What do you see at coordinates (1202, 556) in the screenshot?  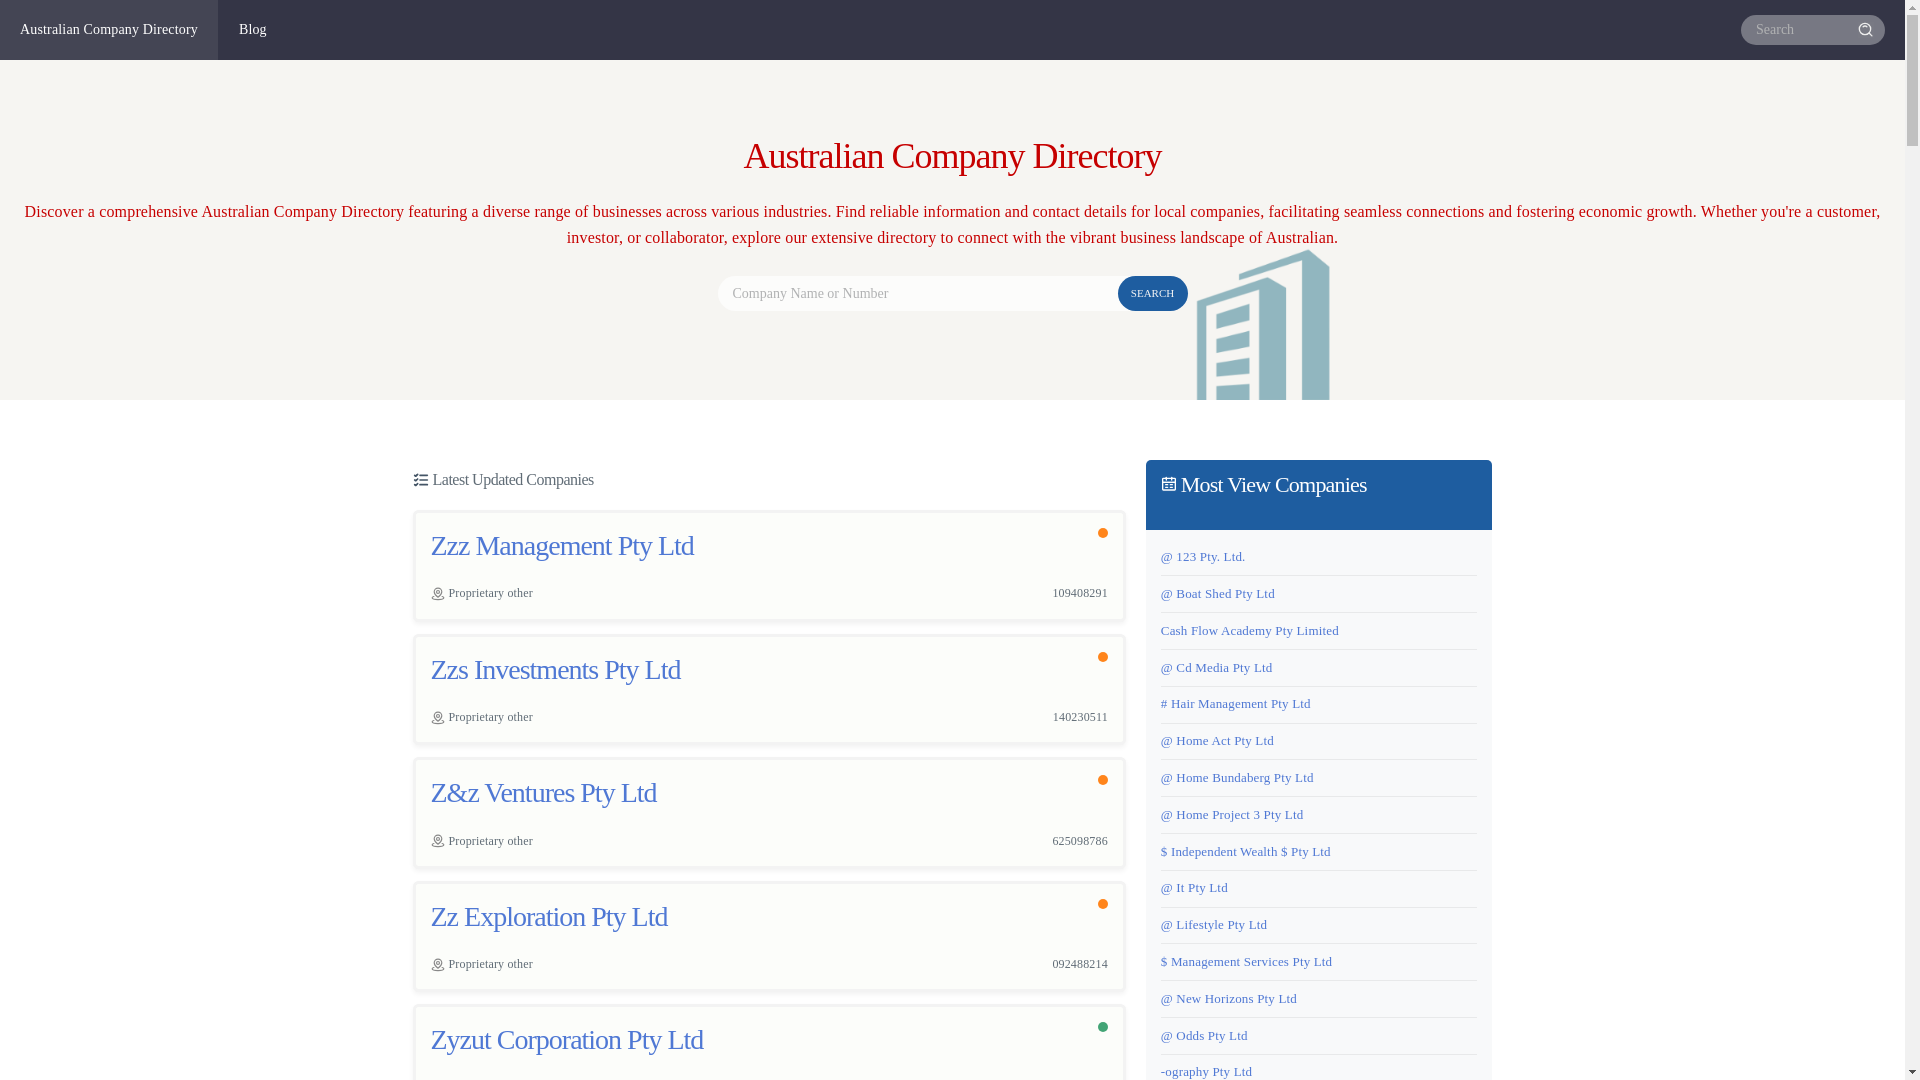 I see `'@ 123 Pty. Ltd.'` at bounding box center [1202, 556].